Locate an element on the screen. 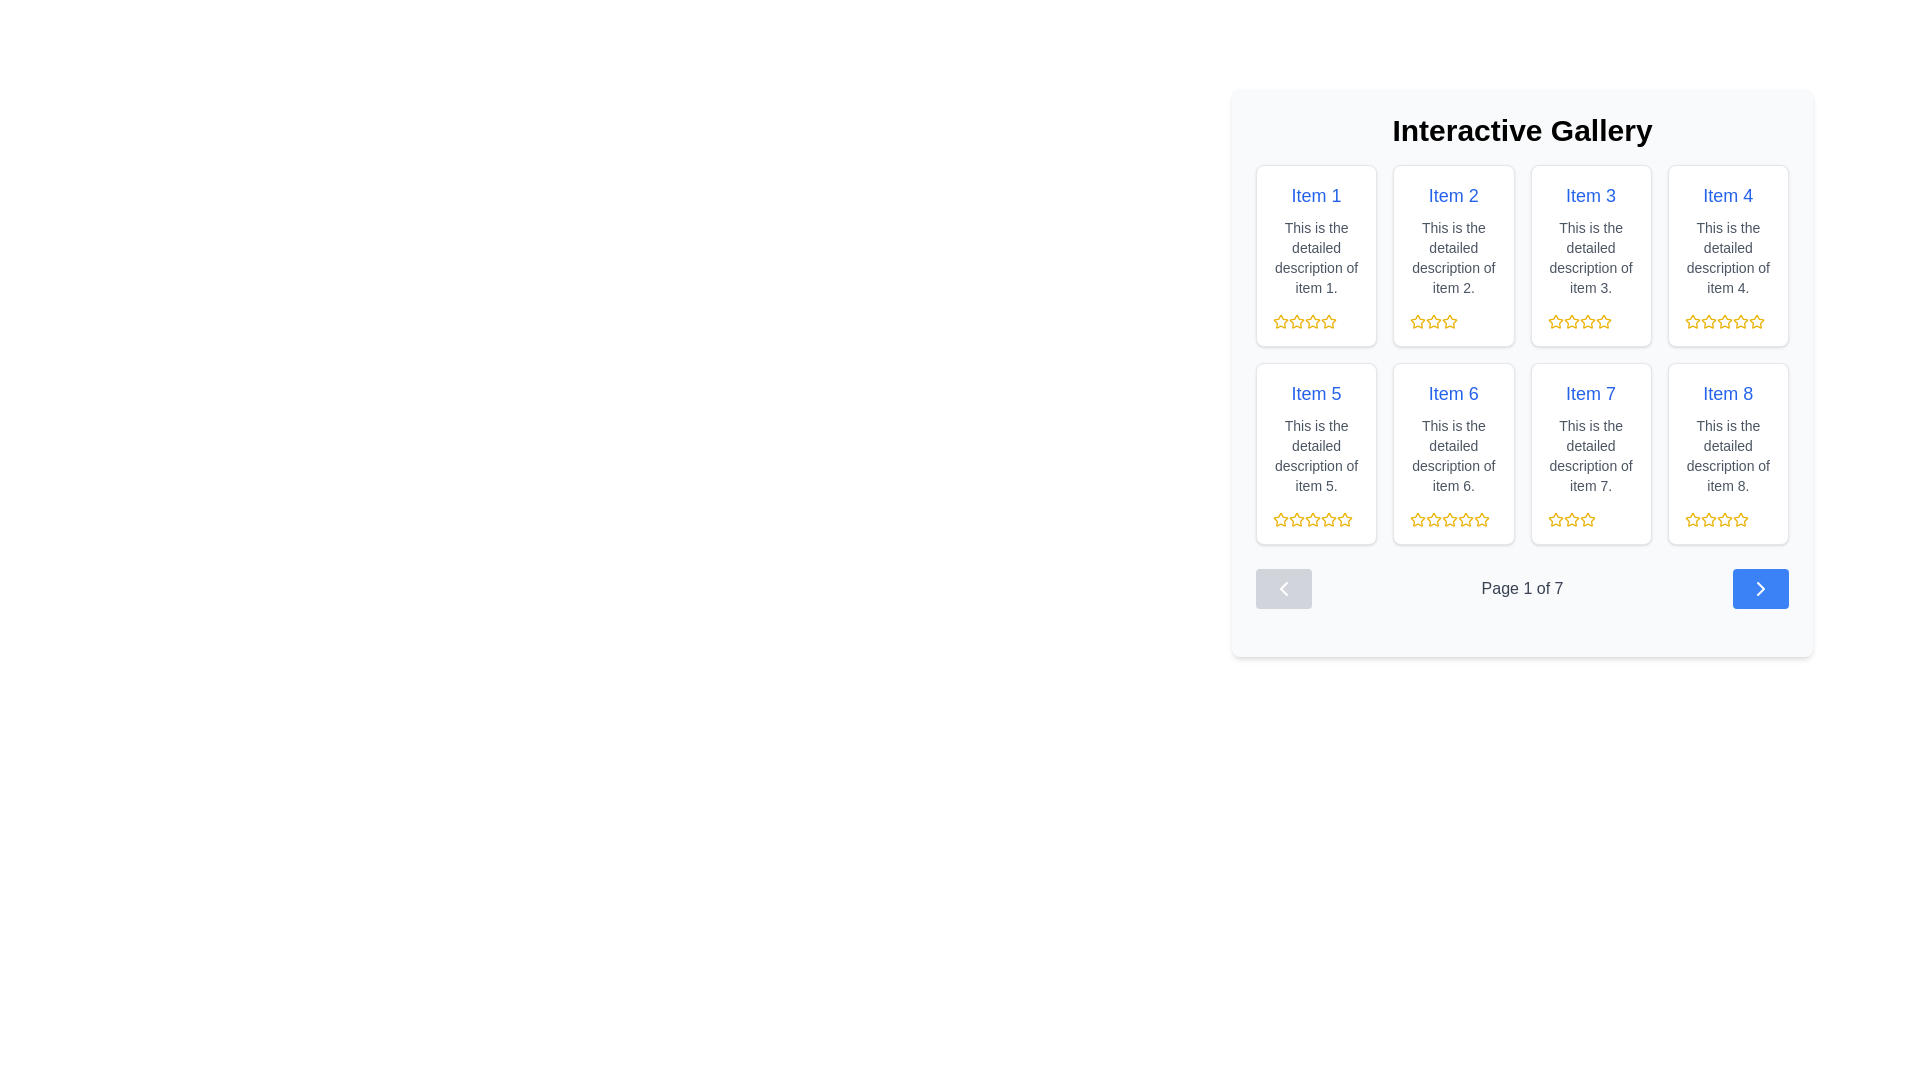 This screenshot has height=1080, width=1920. the star icon representing a one-star rating in the 5-star rating system is located at coordinates (1433, 518).